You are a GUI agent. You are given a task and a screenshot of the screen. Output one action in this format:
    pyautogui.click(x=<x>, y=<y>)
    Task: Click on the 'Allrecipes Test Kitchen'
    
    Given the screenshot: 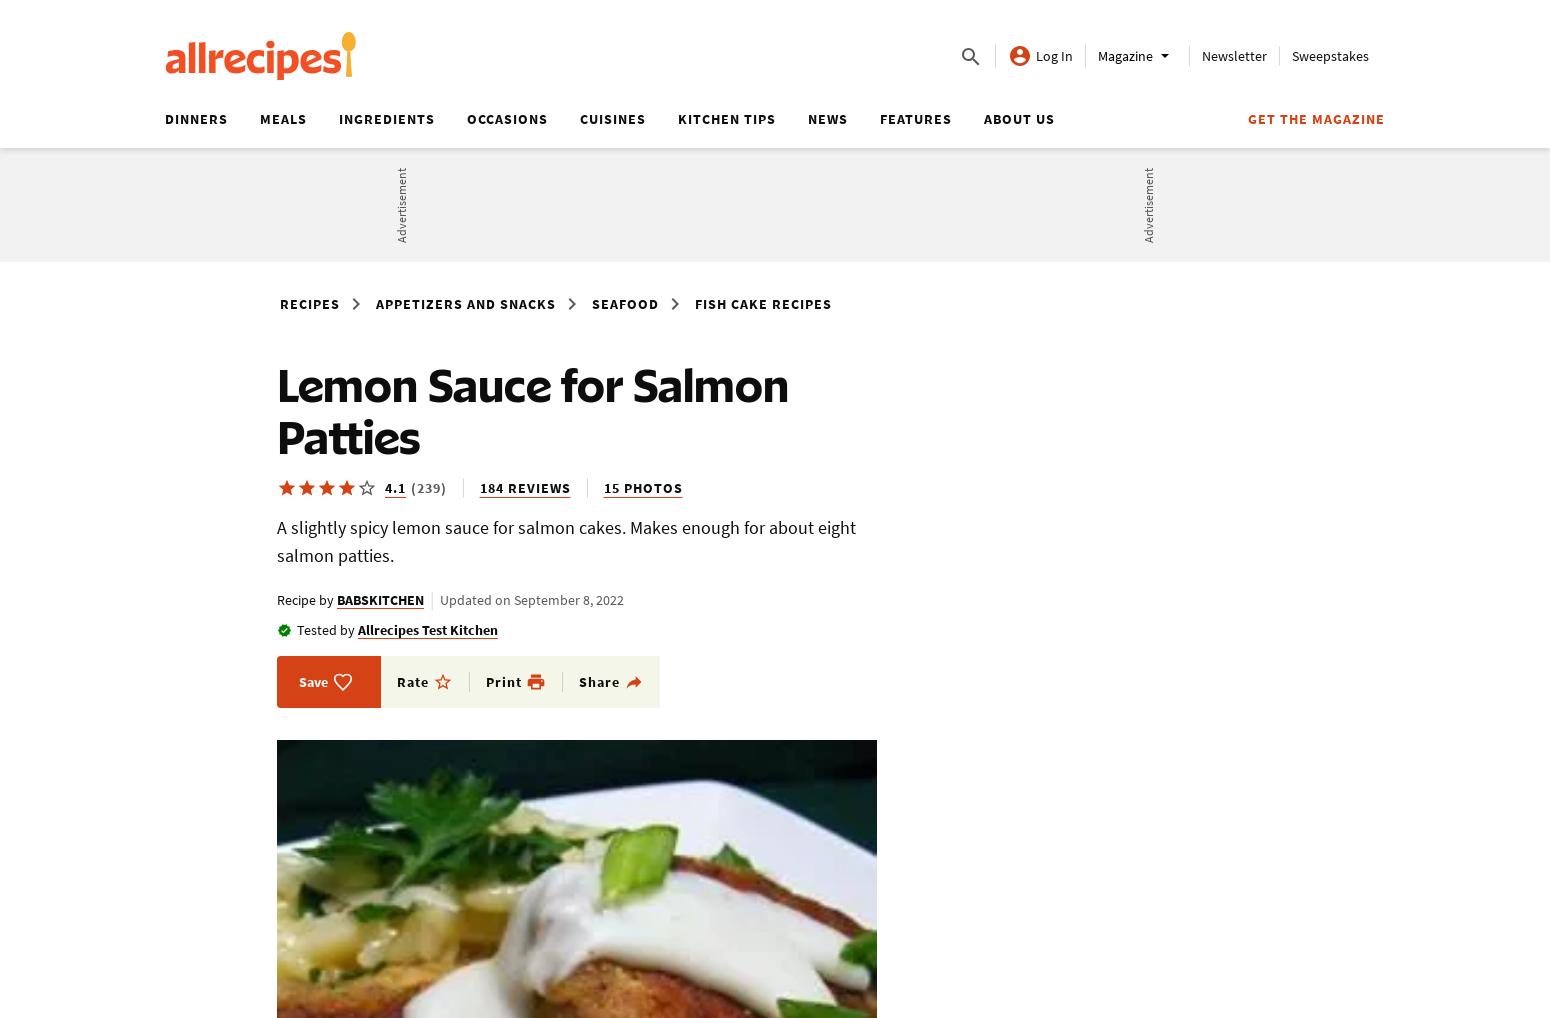 What is the action you would take?
    pyautogui.click(x=357, y=629)
    